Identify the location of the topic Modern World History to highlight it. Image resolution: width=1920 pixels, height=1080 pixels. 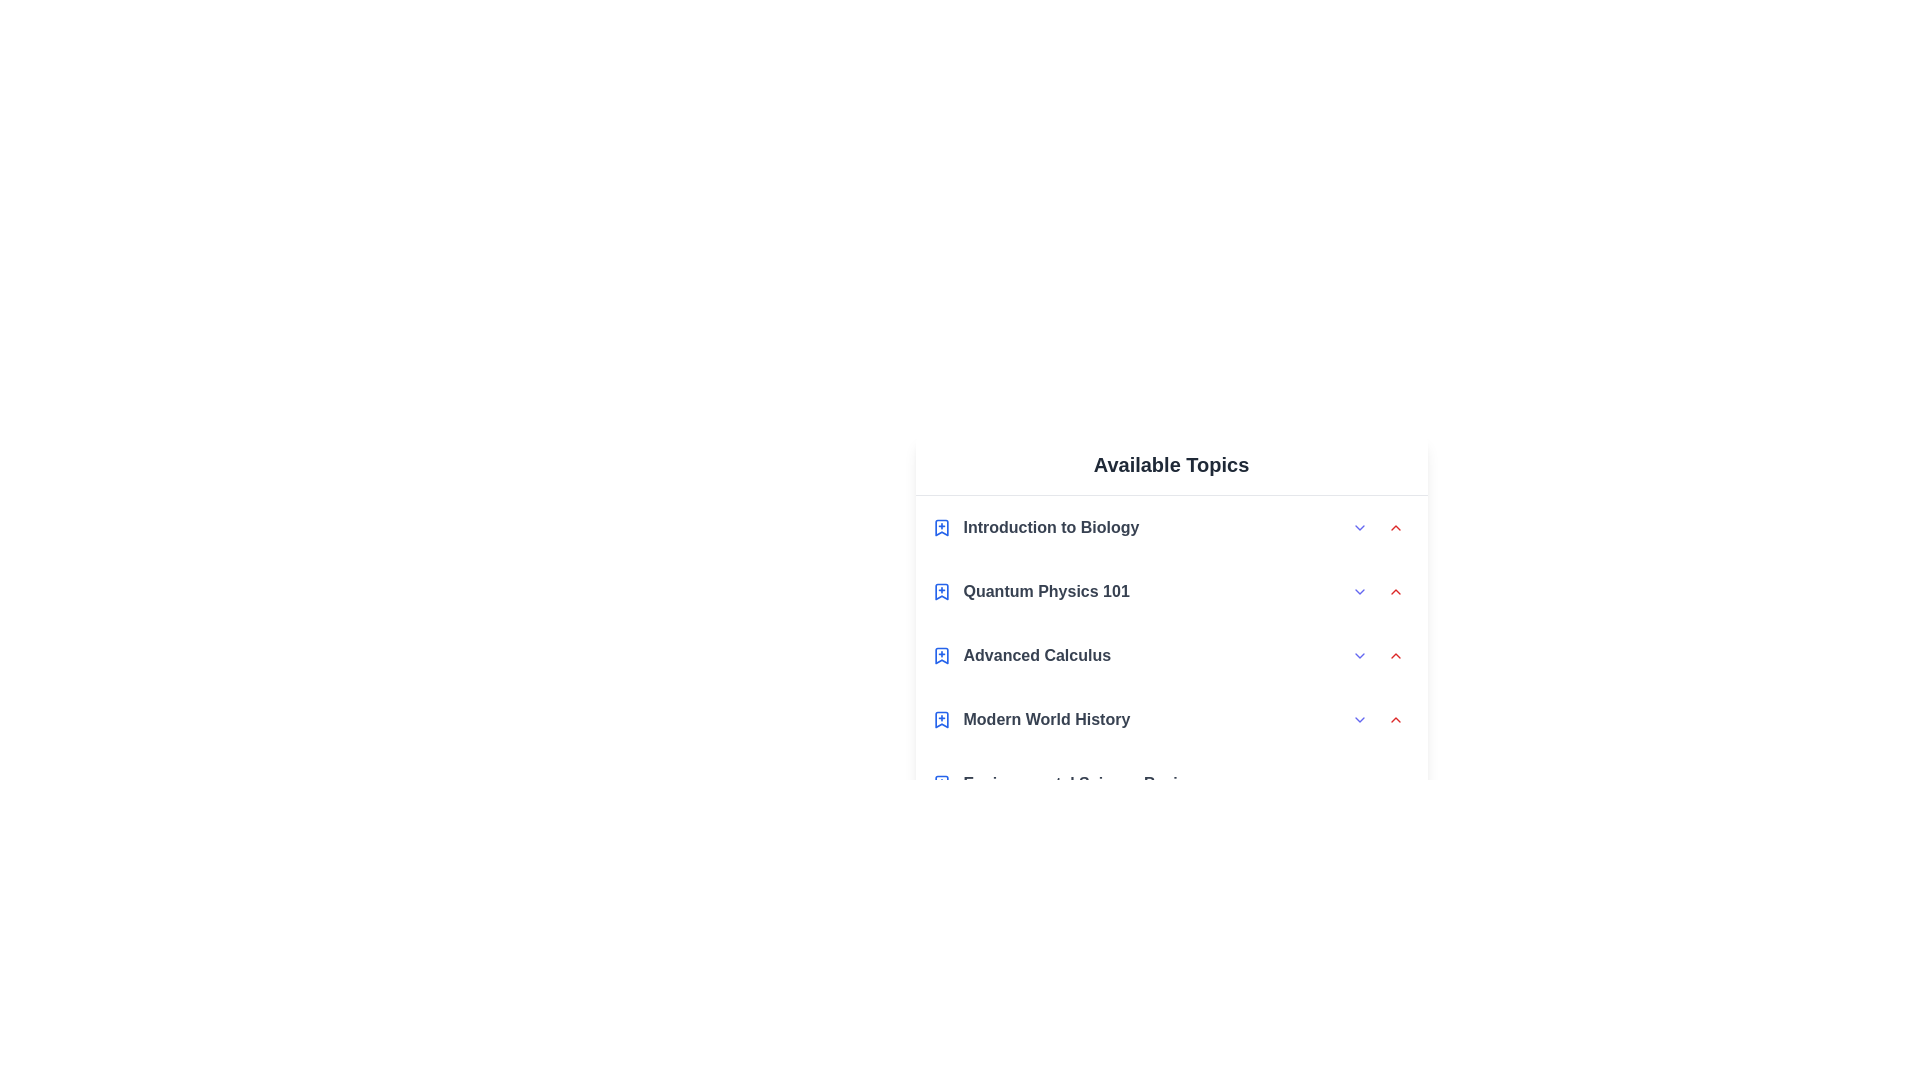
(1171, 720).